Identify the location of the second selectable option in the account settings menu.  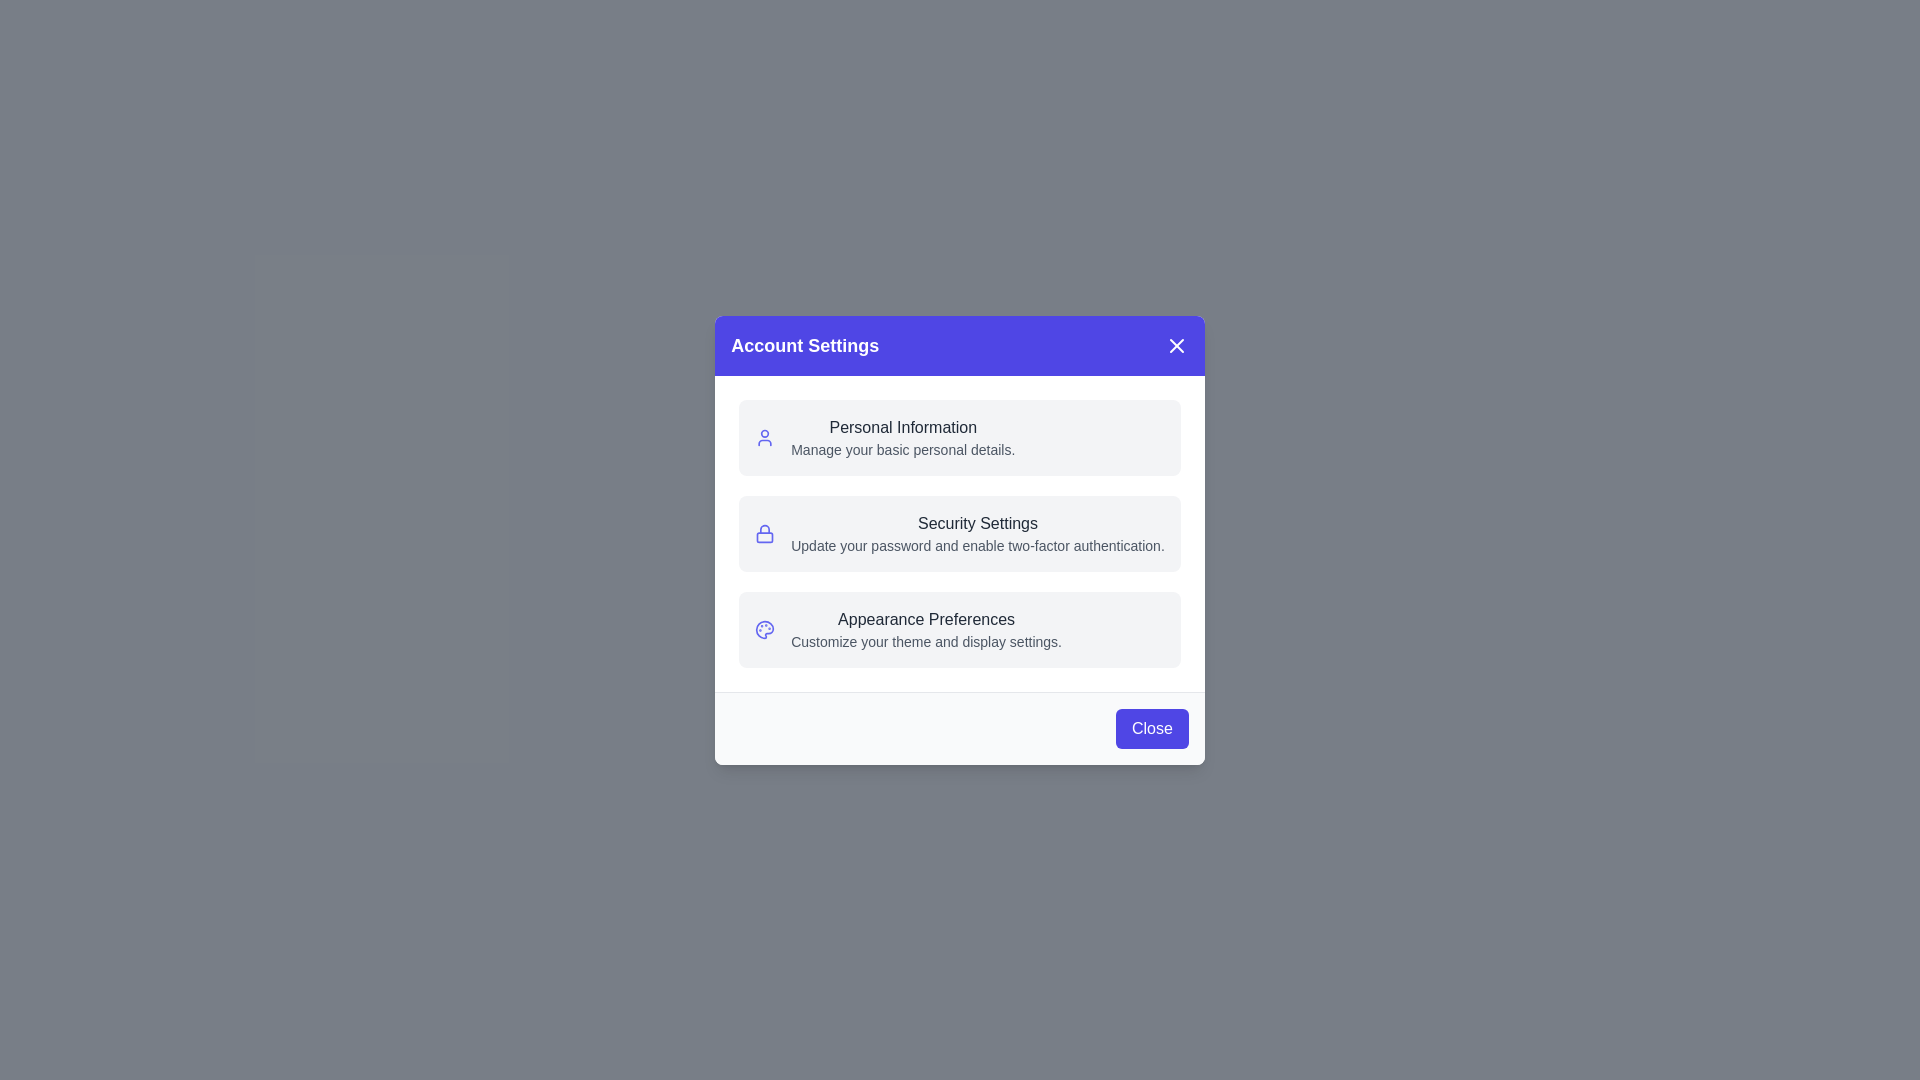
(978, 532).